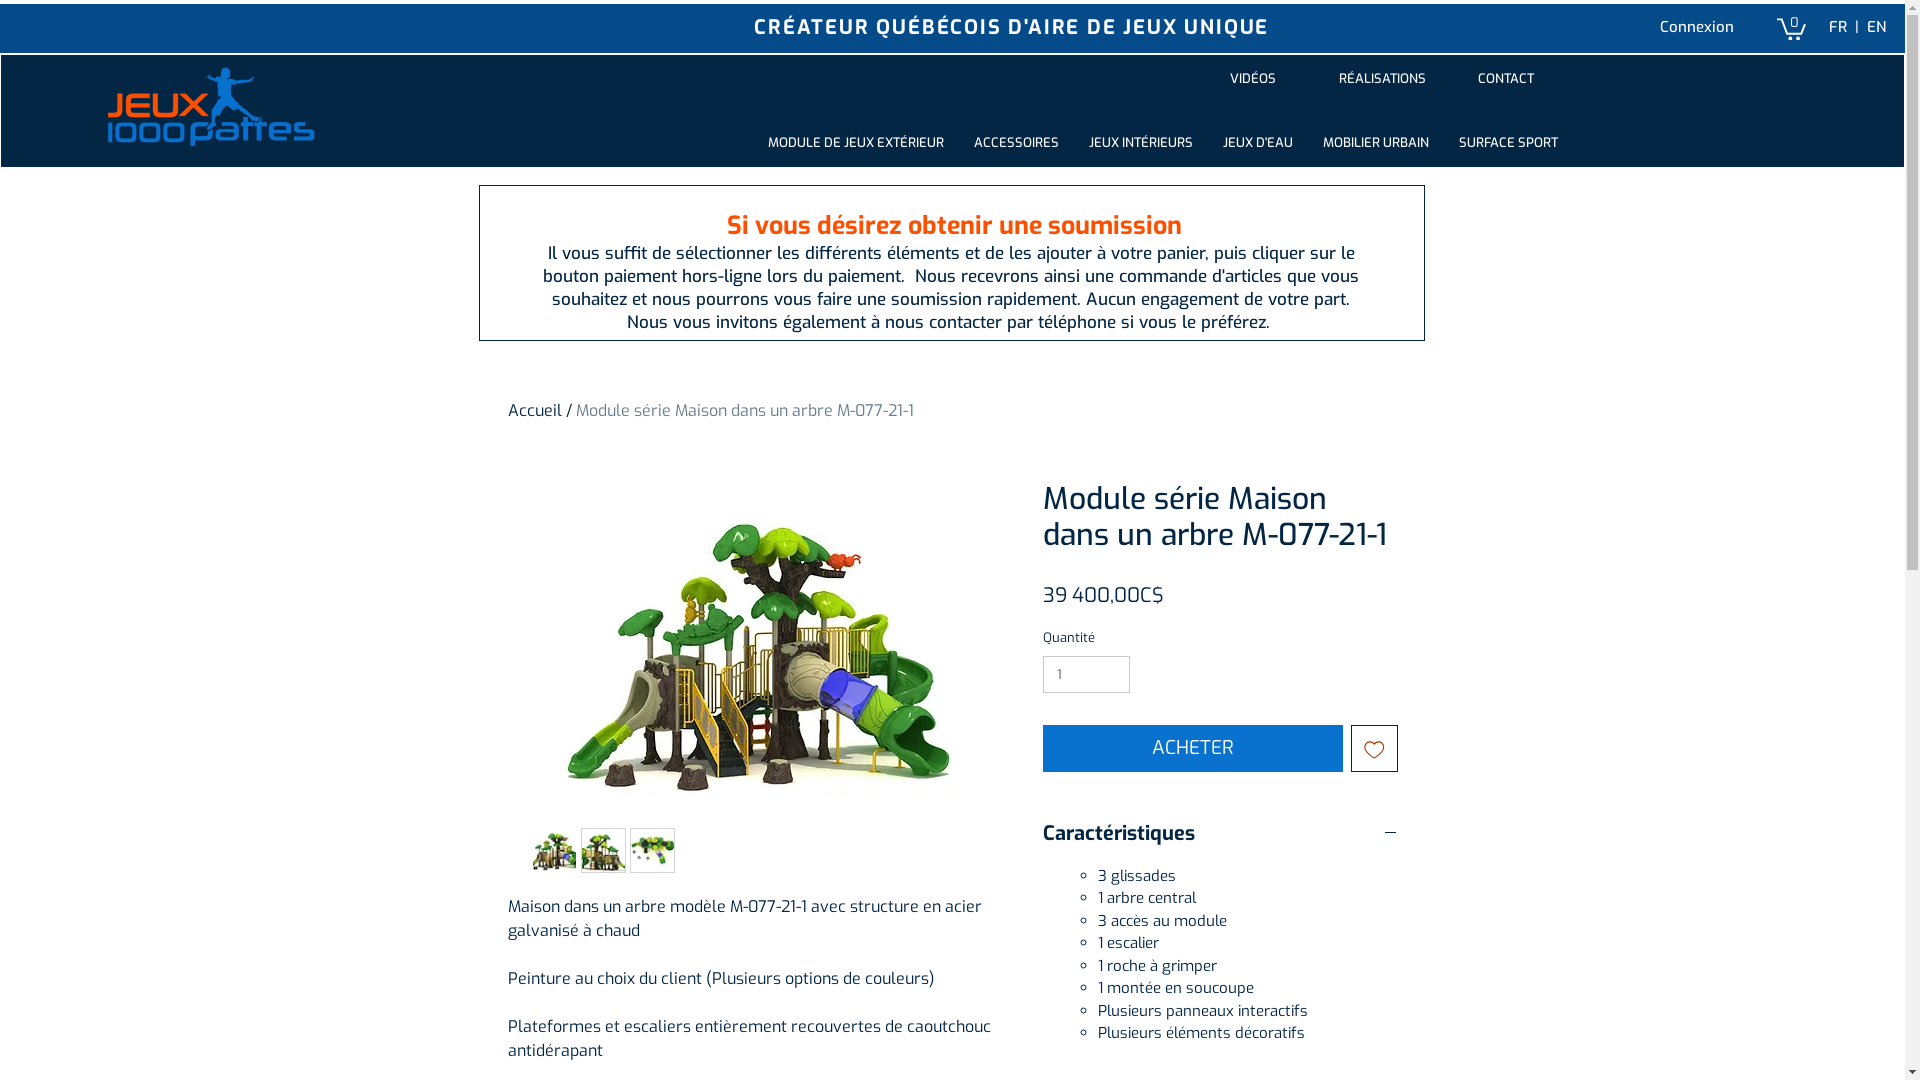 The height and width of the screenshot is (1080, 1920). Describe the element at coordinates (1016, 141) in the screenshot. I see `'ACCESSOIRES'` at that location.